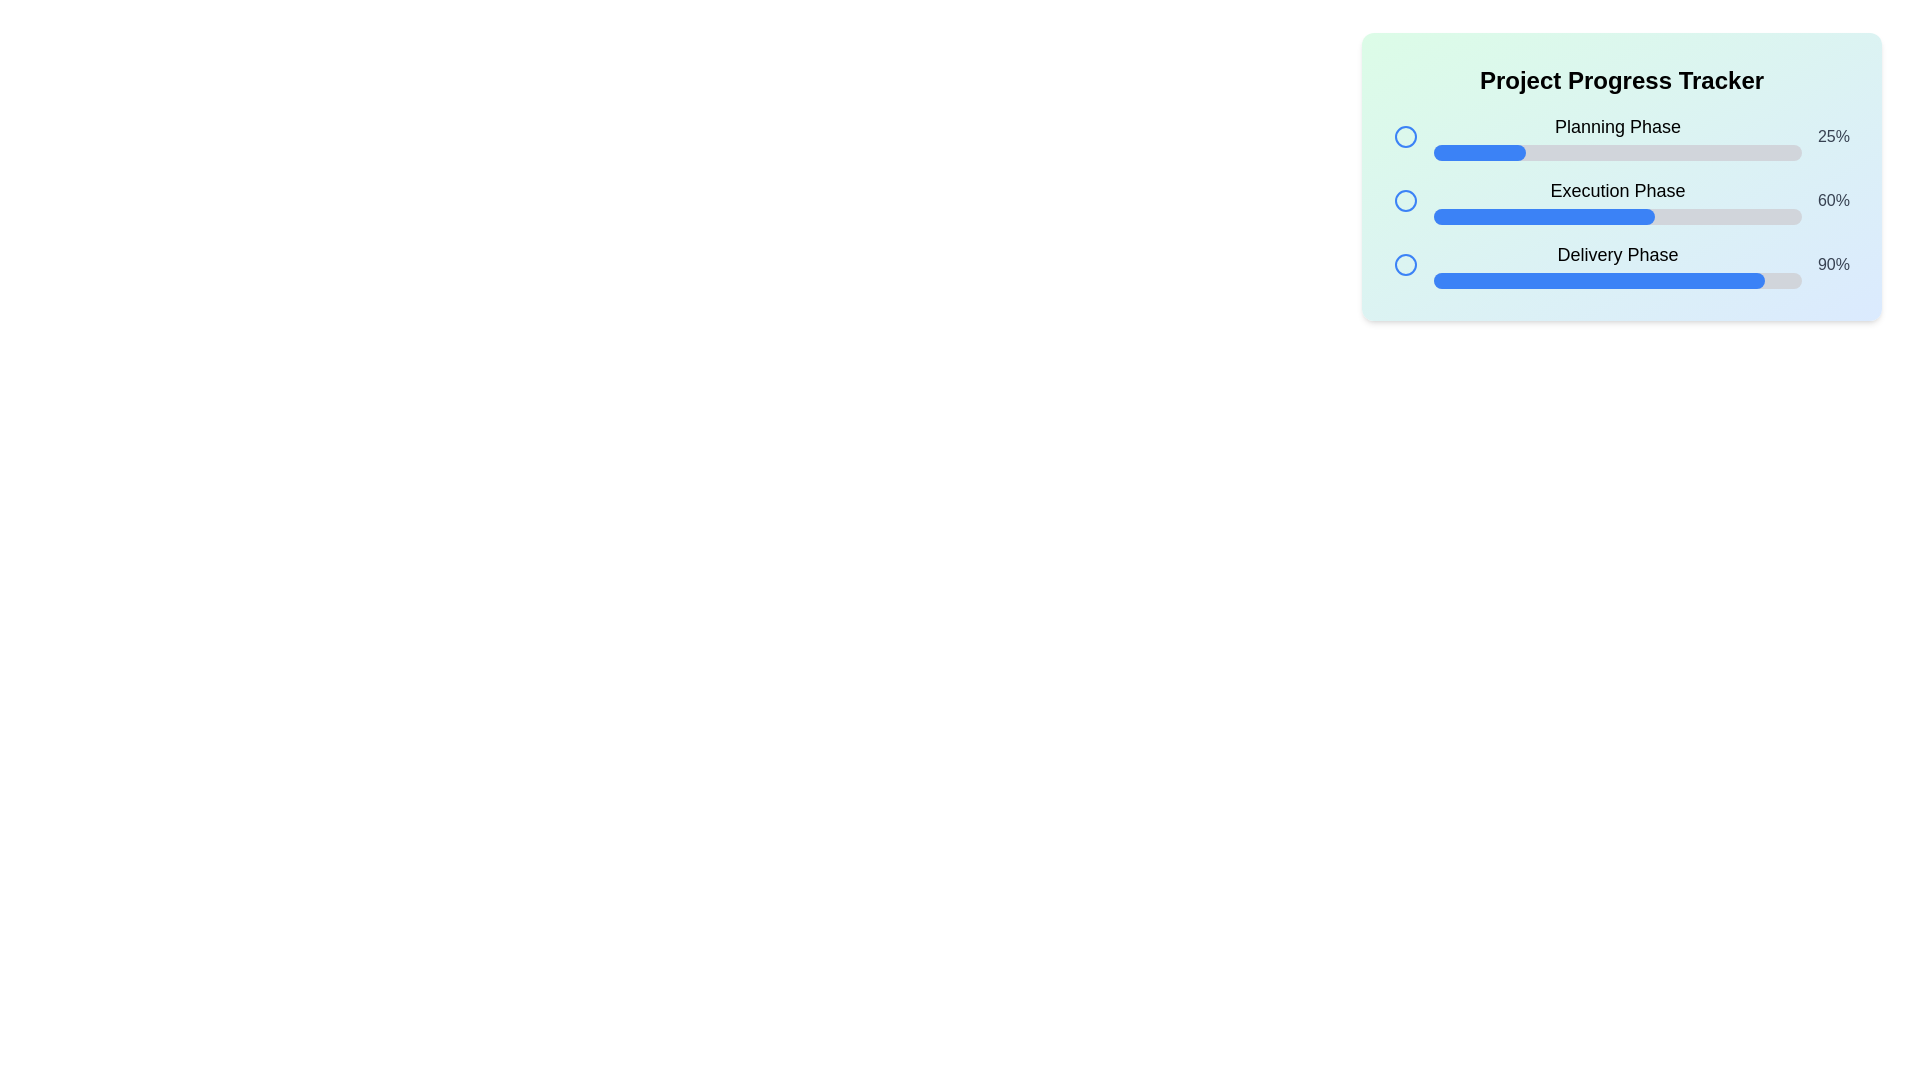 Image resolution: width=1920 pixels, height=1080 pixels. Describe the element at coordinates (1833, 264) in the screenshot. I see `the text label displaying '90%' in gray within the 'Delivery Phase' row of the progress tracker` at that location.